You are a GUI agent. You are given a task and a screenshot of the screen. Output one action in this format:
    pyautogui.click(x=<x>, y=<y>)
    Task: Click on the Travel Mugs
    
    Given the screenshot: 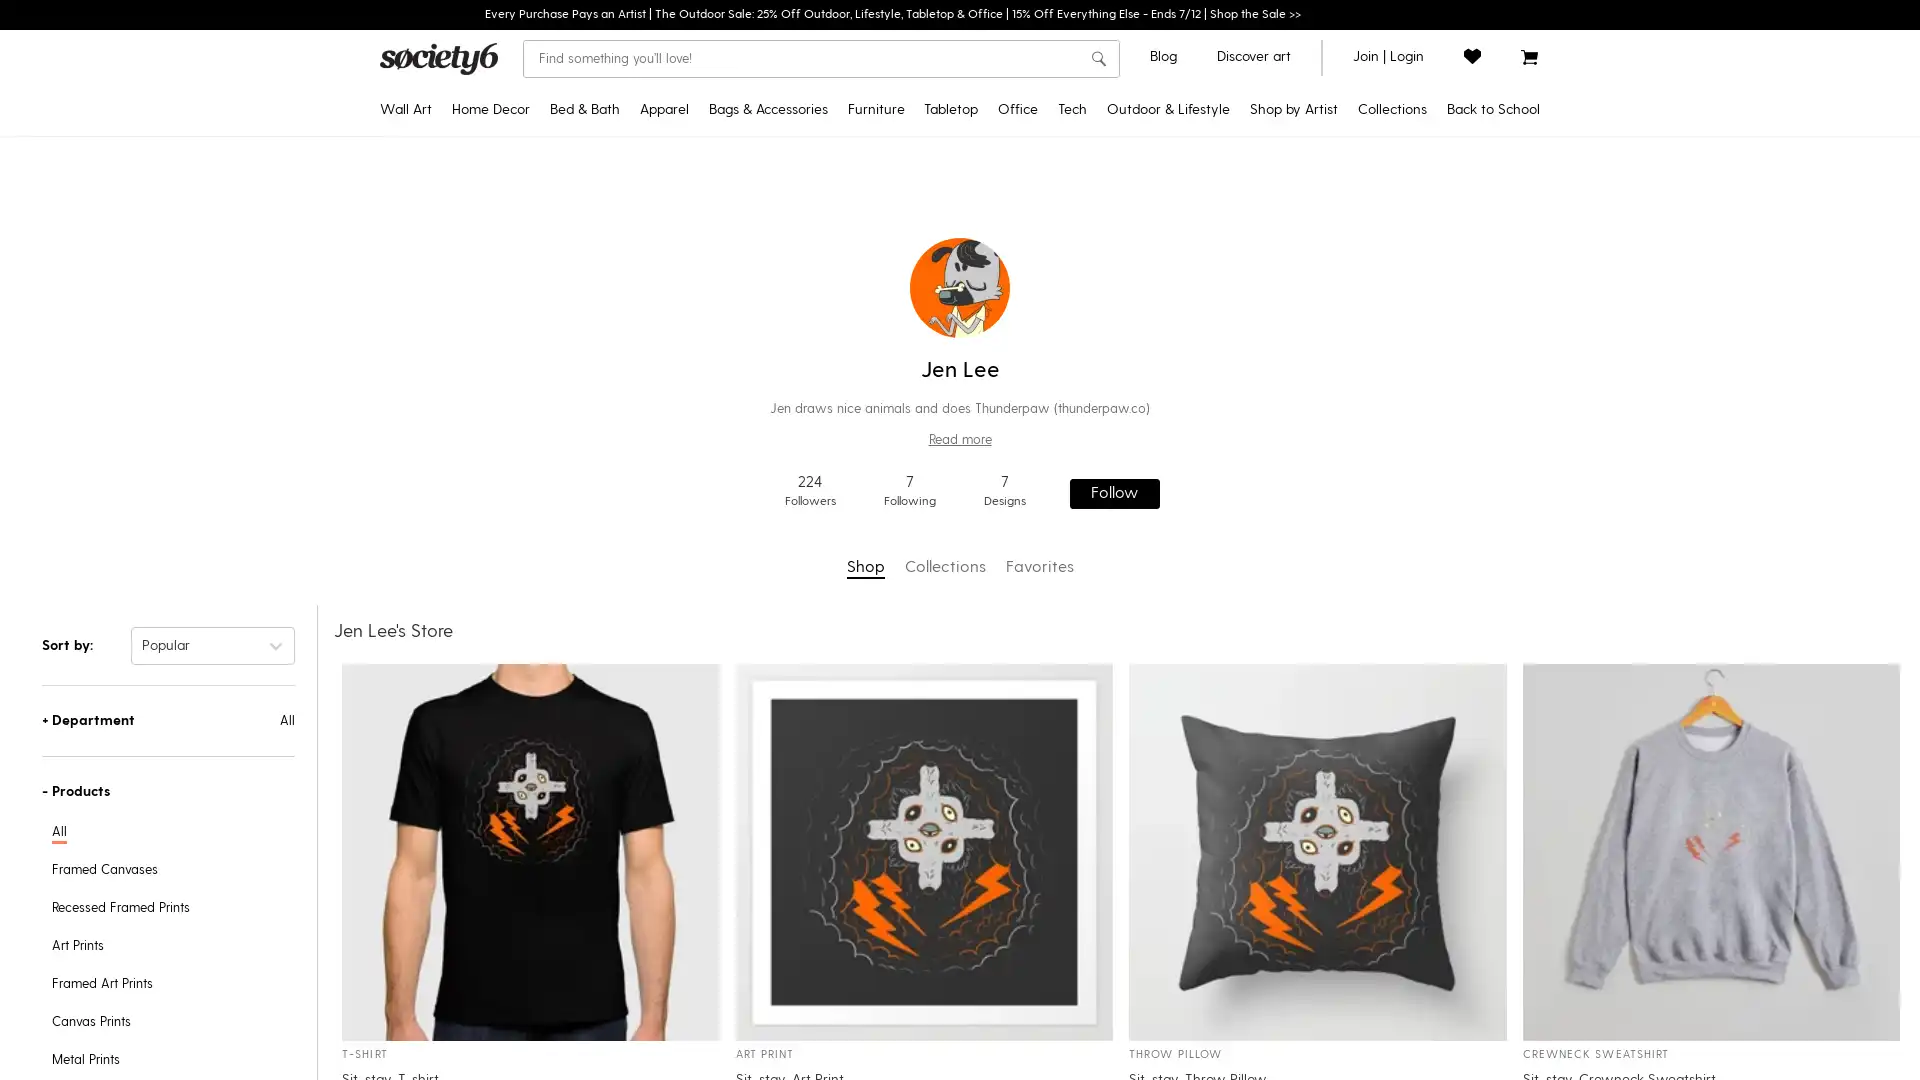 What is the action you would take?
    pyautogui.click(x=1196, y=289)
    